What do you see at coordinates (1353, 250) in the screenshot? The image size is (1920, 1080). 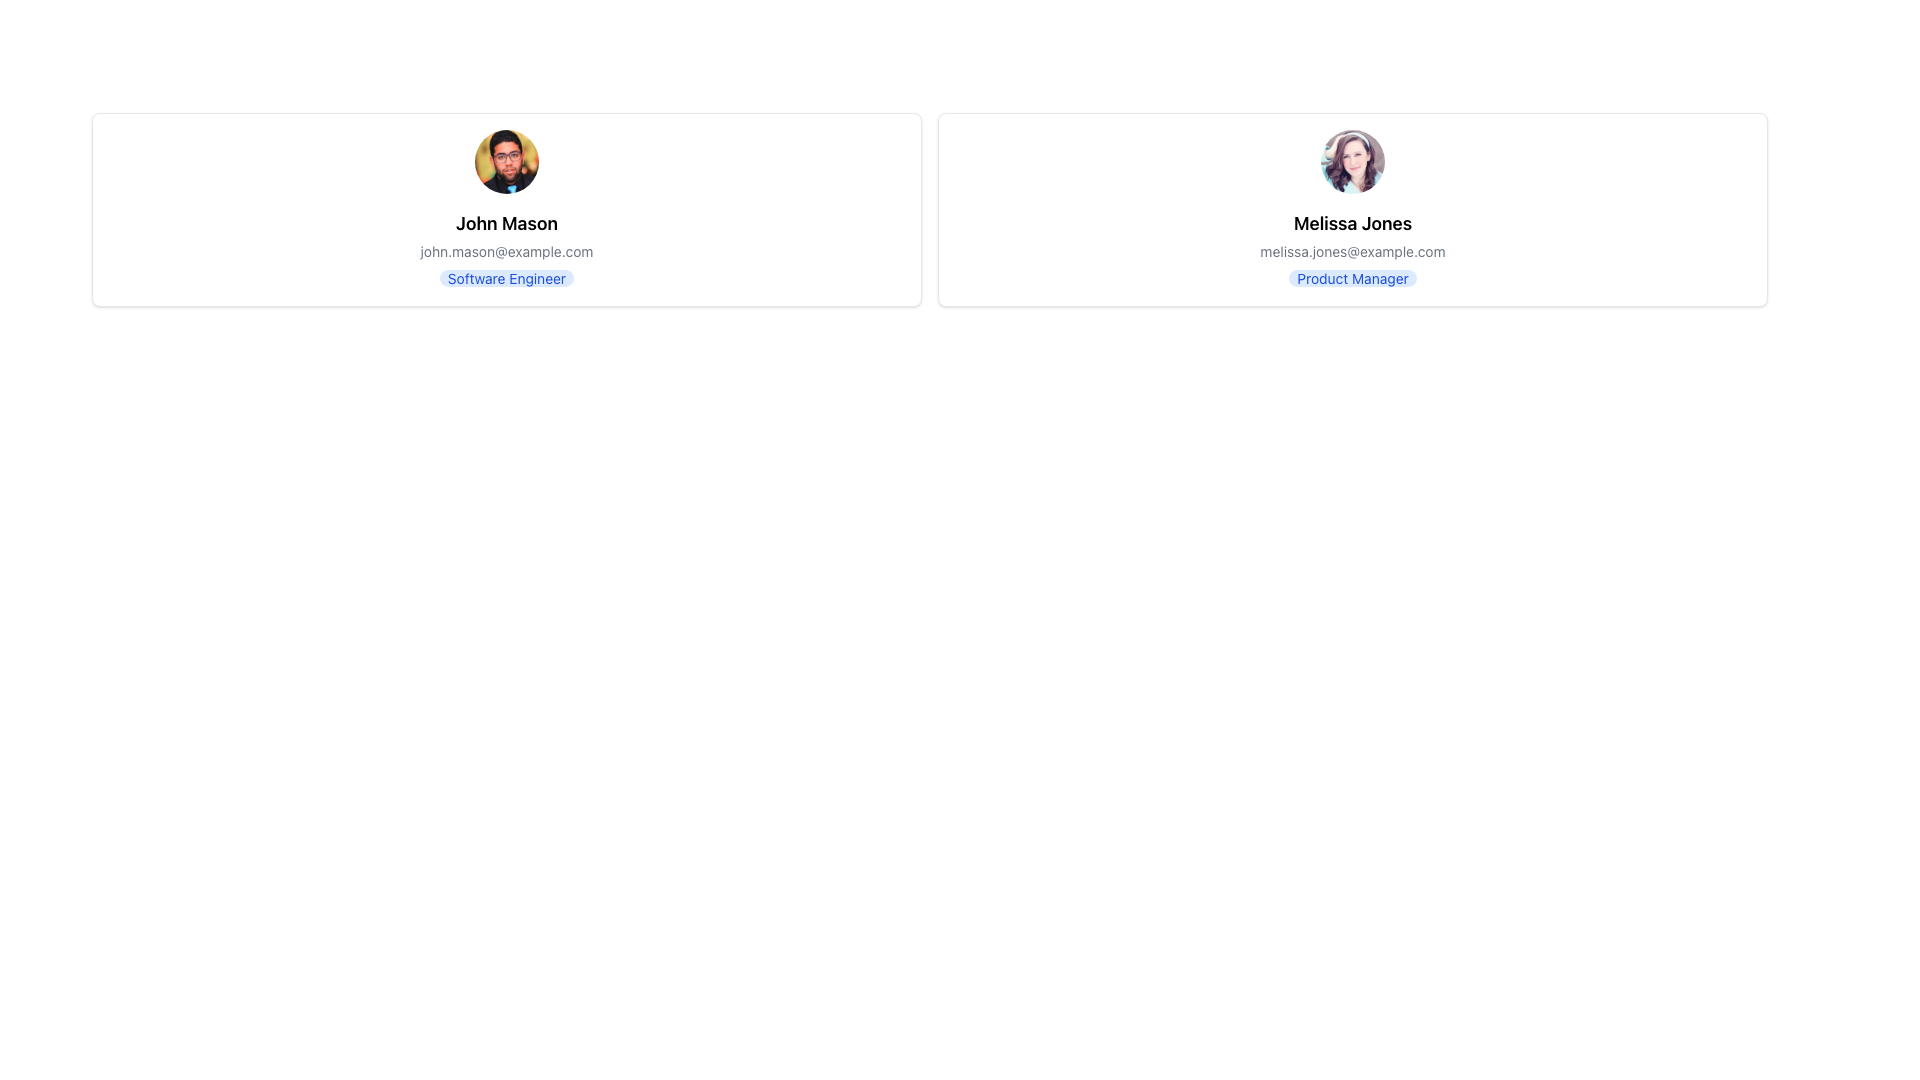 I see `the static text element displaying the email address associated with 'Melissa Jones', which is located beneath 'Melissa Jones' and above 'Product Manager'` at bounding box center [1353, 250].